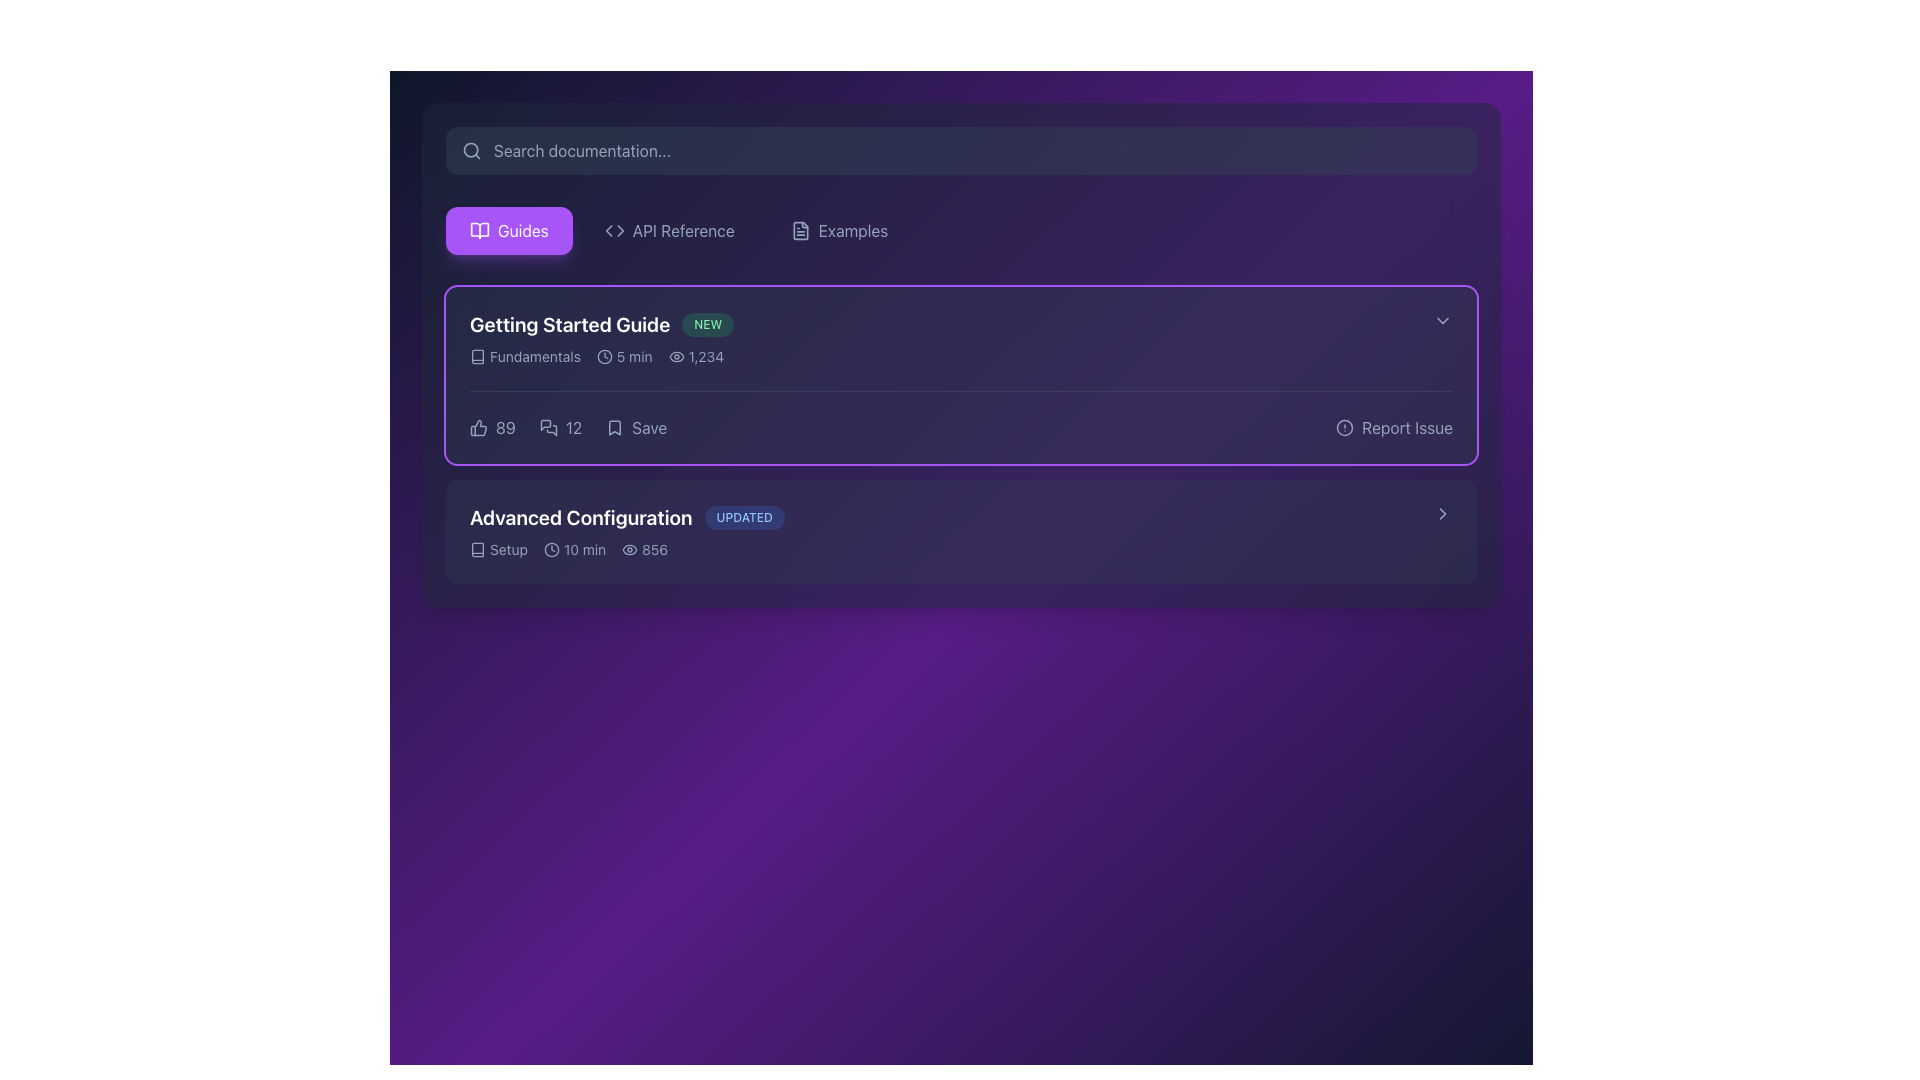  I want to click on the 'API Reference' button, which is styled with rounded corners and features a code icon next to the text, so click(669, 230).